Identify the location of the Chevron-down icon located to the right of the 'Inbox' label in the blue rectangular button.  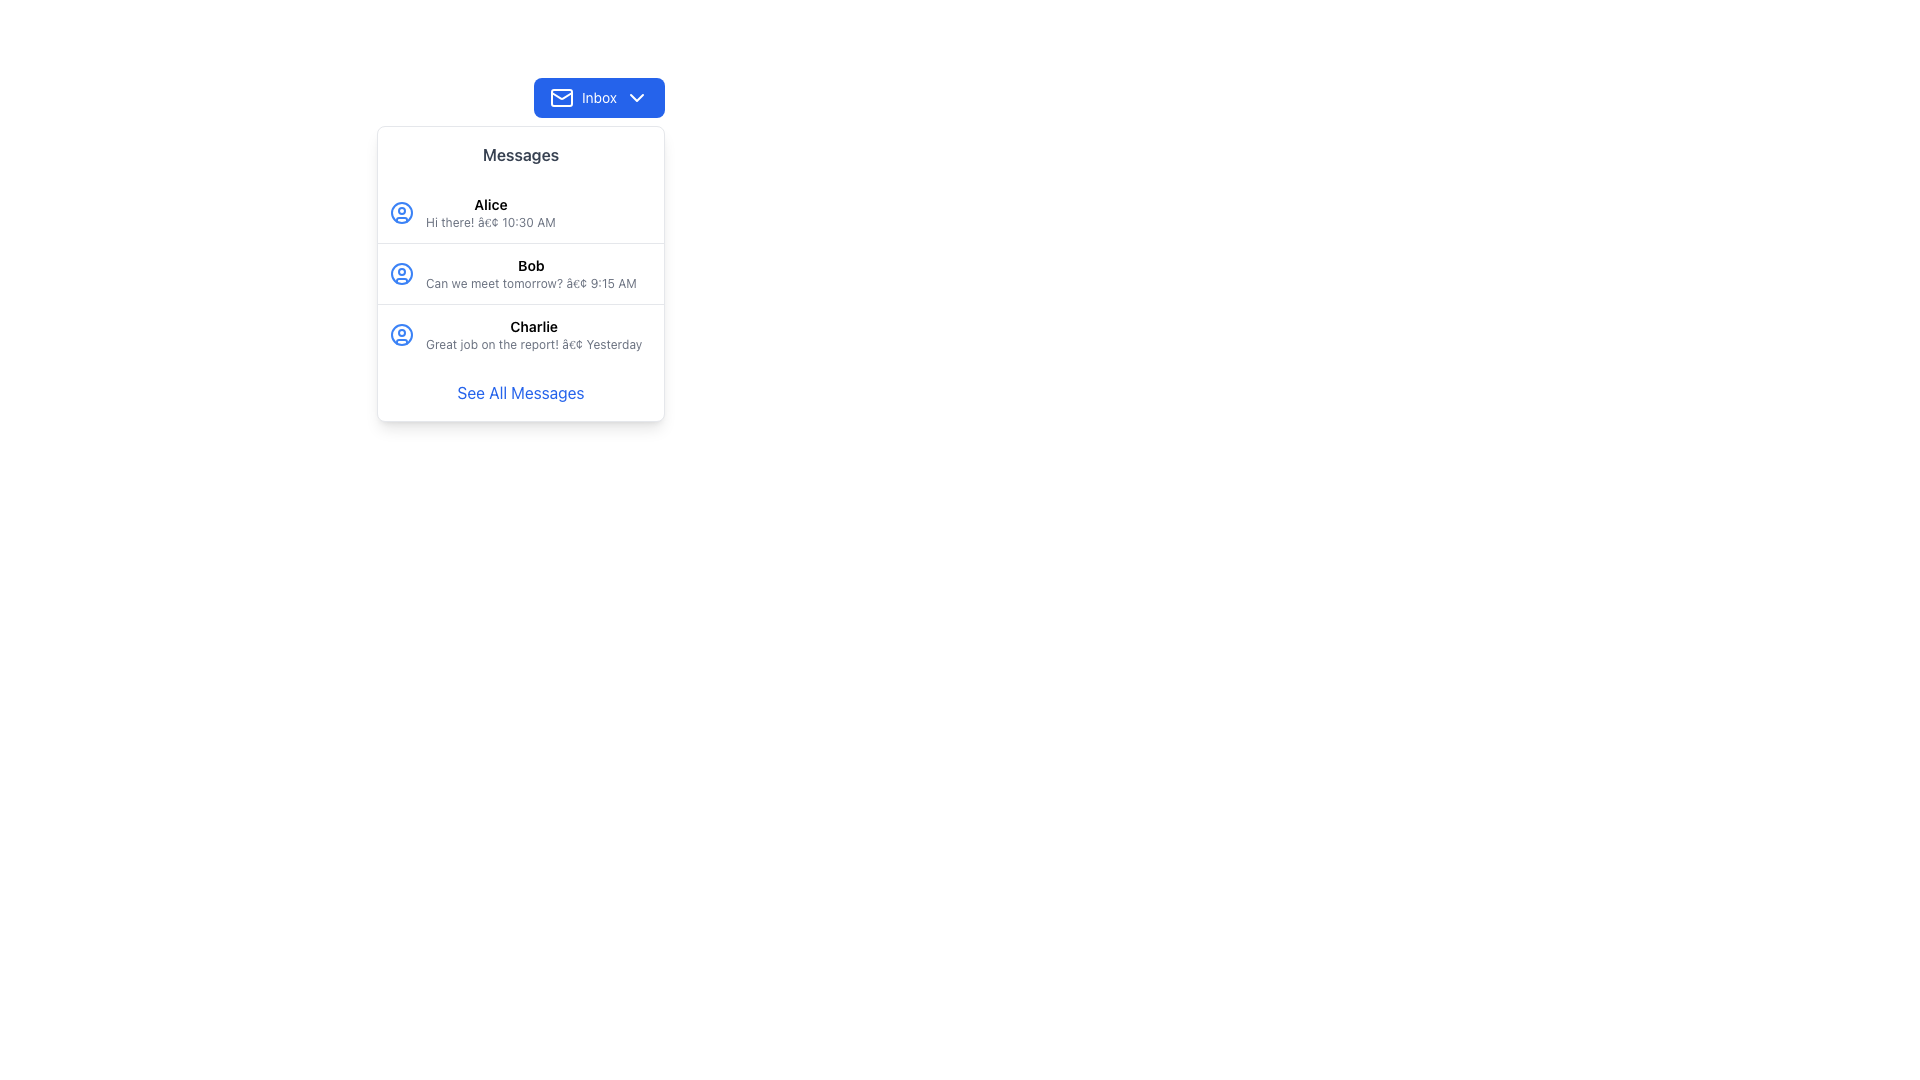
(636, 97).